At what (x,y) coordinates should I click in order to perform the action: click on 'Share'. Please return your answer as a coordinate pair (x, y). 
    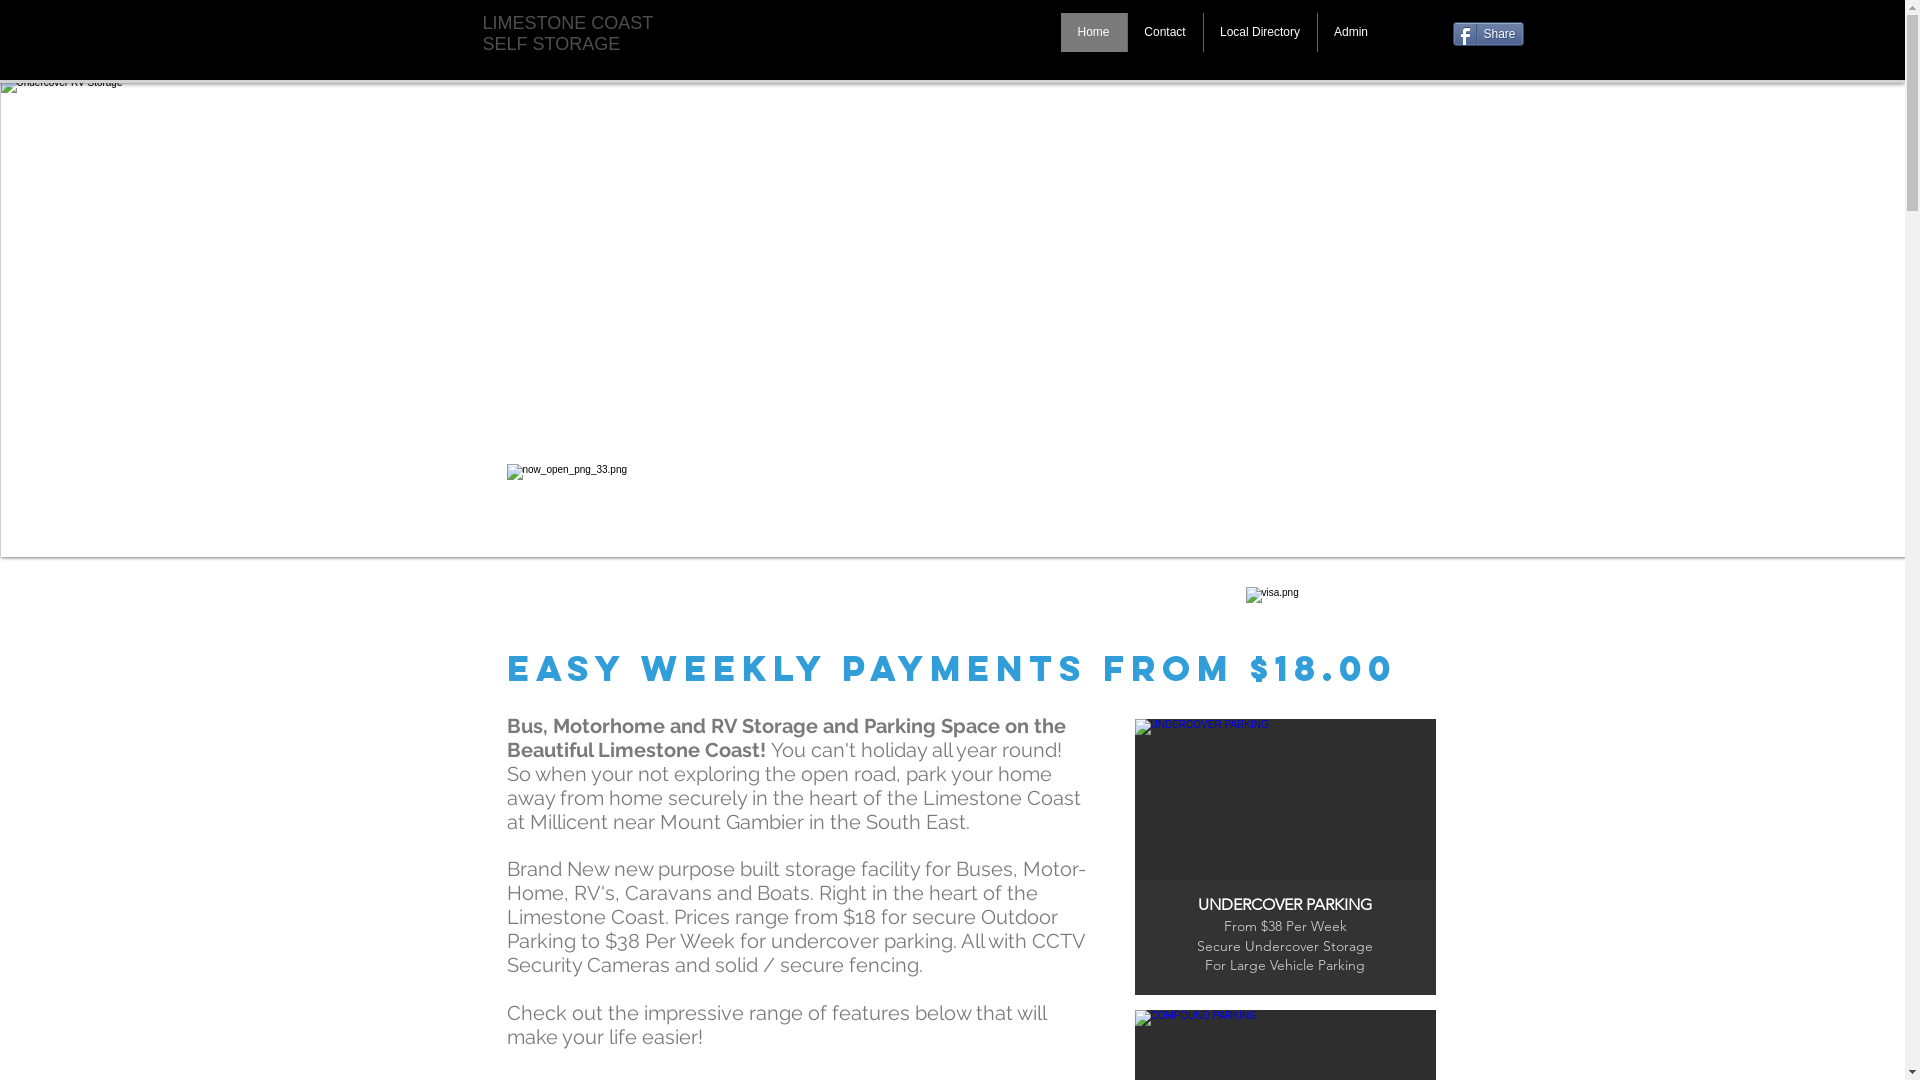
    Looking at the image, I should click on (1451, 34).